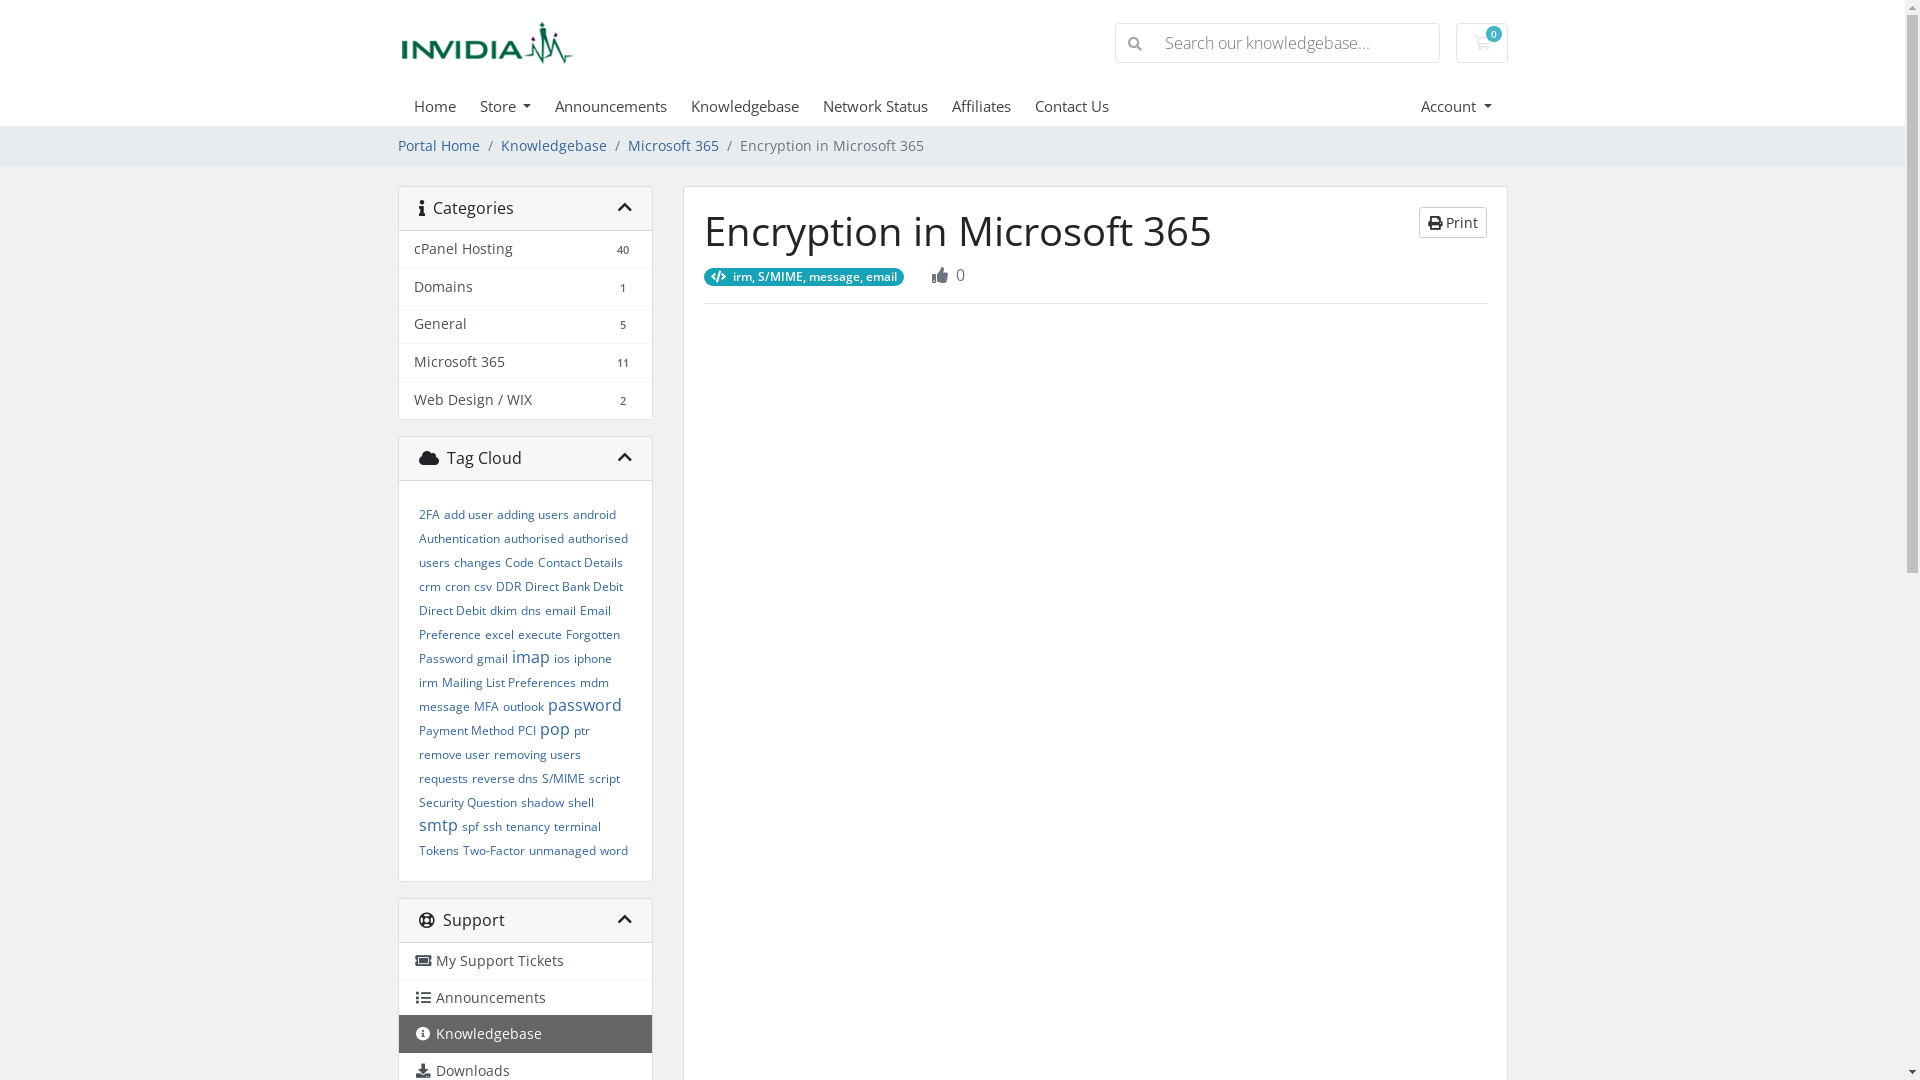 This screenshot has width=1920, height=1080. Describe the element at coordinates (443, 585) in the screenshot. I see `'cron'` at that location.